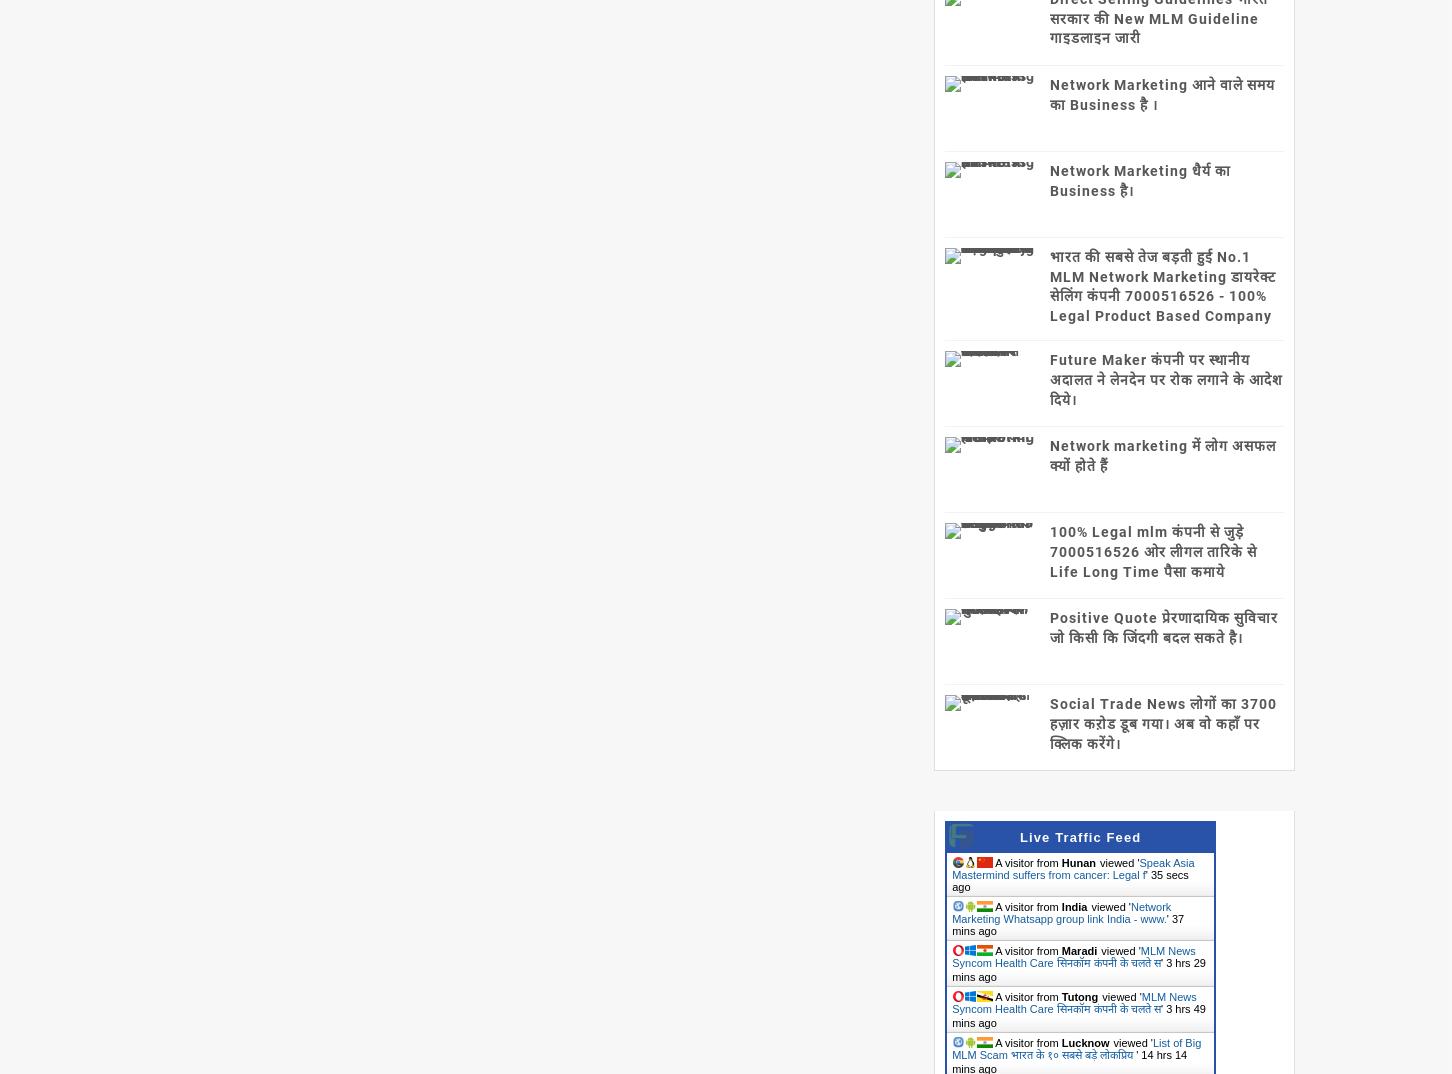  What do you see at coordinates (1153, 550) in the screenshot?
I see `'100% Legal mlm कंपनी से जुड़े 7000516526  ओर लीगल तारिके से Life Long Time पैसा कमाये'` at bounding box center [1153, 550].